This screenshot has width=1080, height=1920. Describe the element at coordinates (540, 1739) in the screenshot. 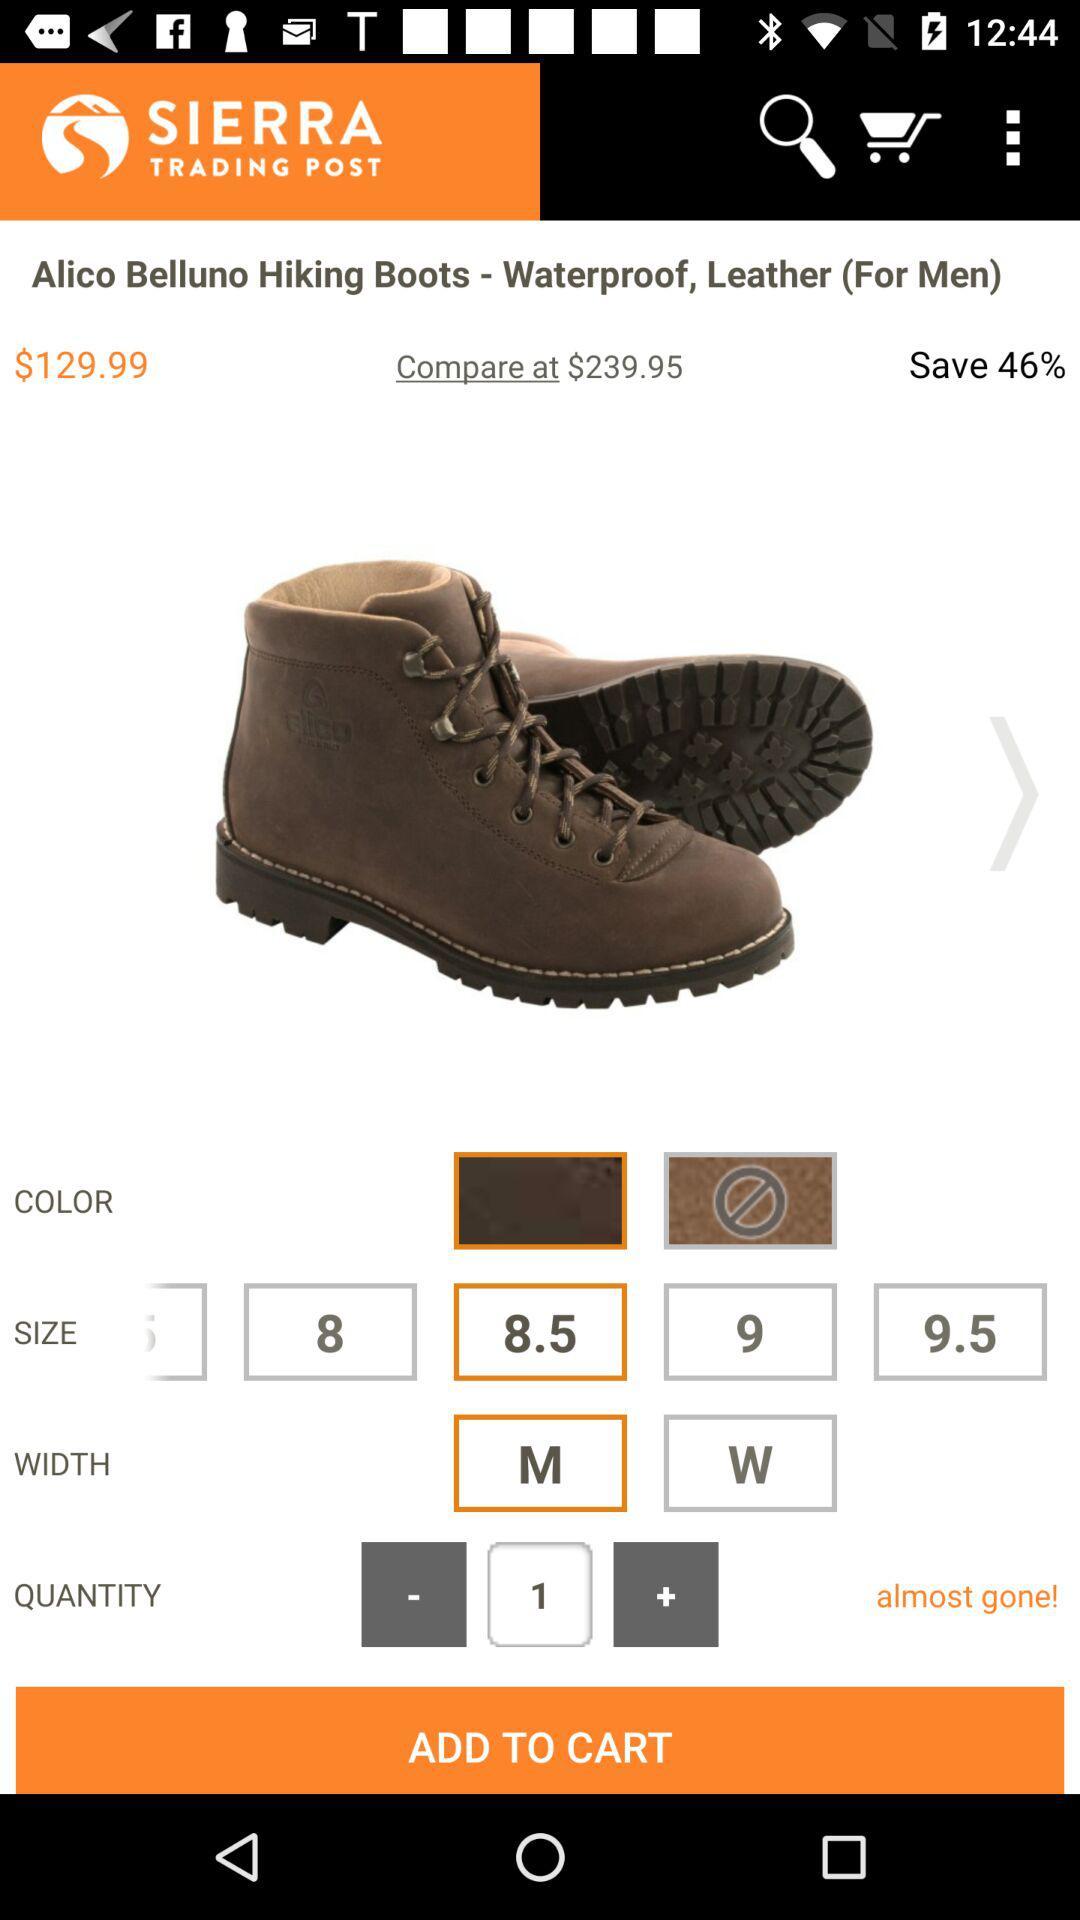

I see `the add to cart button` at that location.